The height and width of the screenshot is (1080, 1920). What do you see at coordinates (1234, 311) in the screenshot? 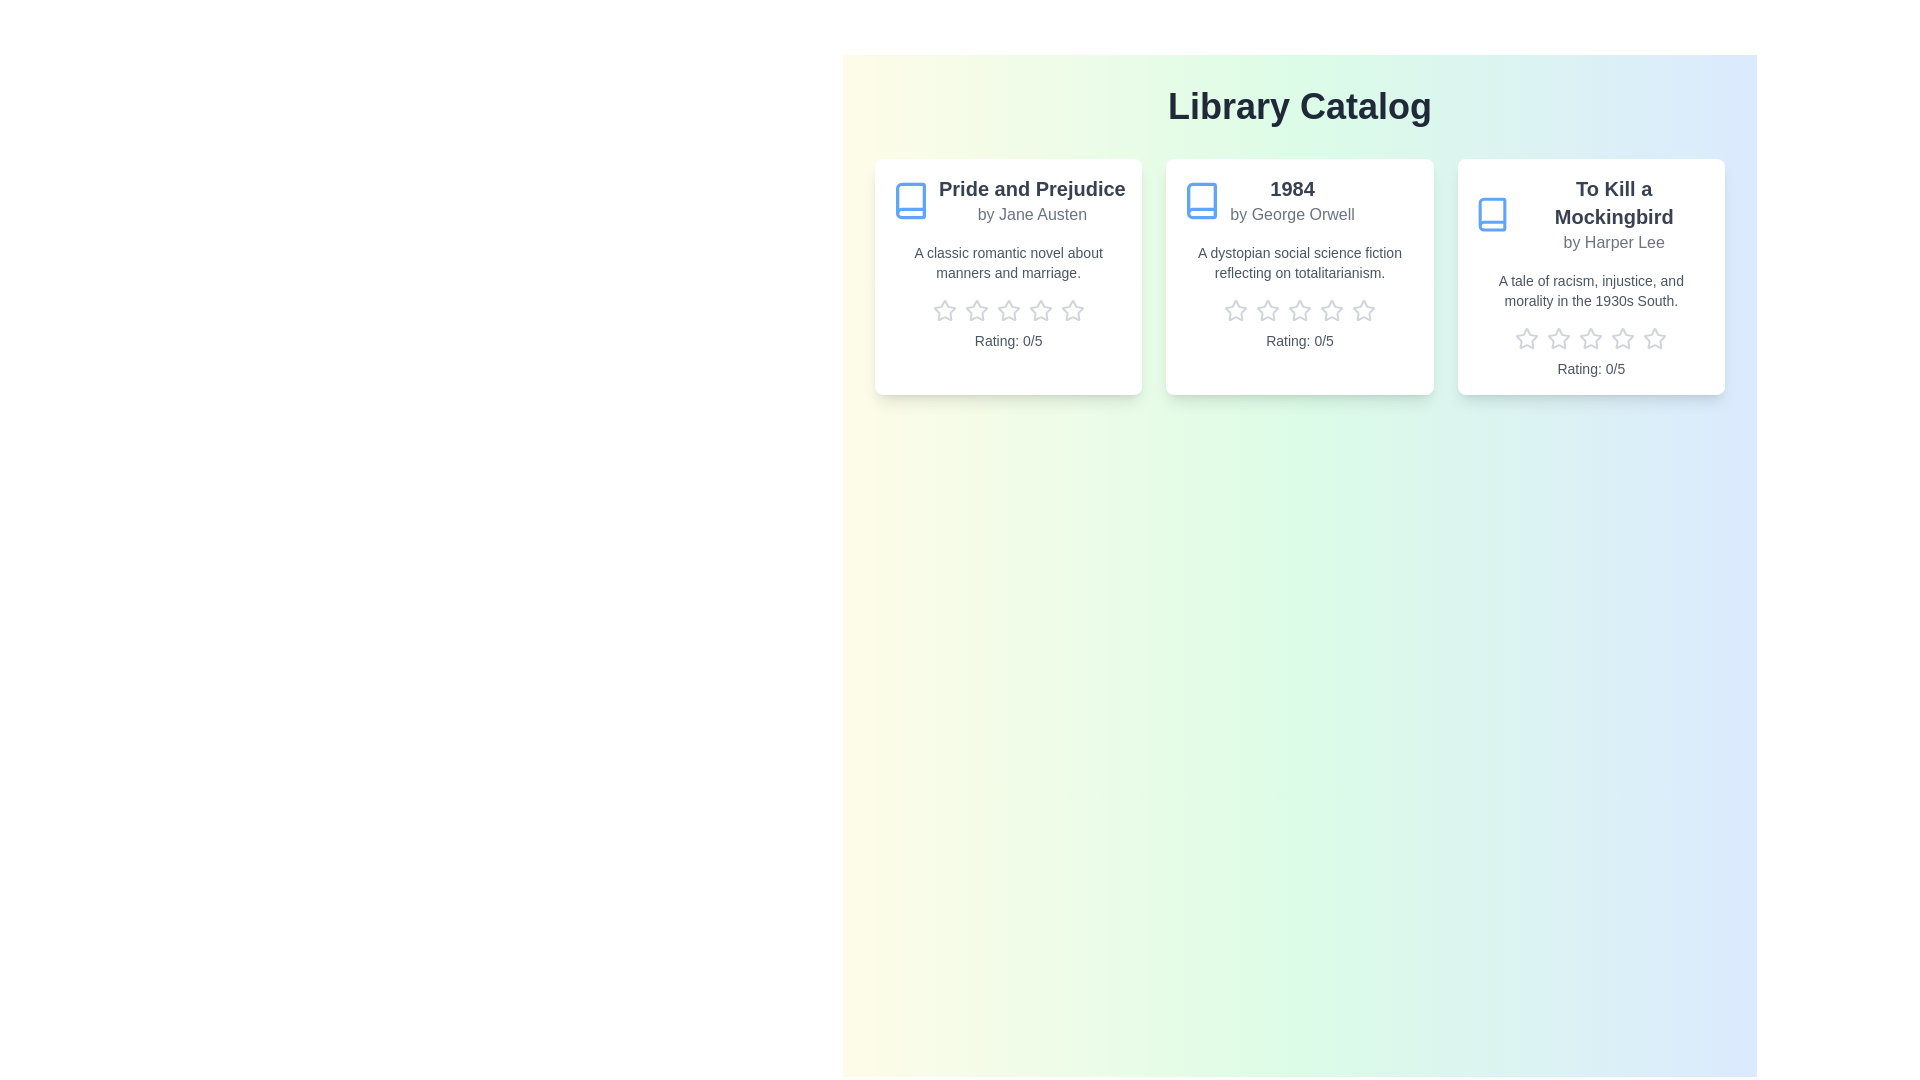
I see `the rating of the book '1984' to 1 stars by clicking the corresponding star` at bounding box center [1234, 311].